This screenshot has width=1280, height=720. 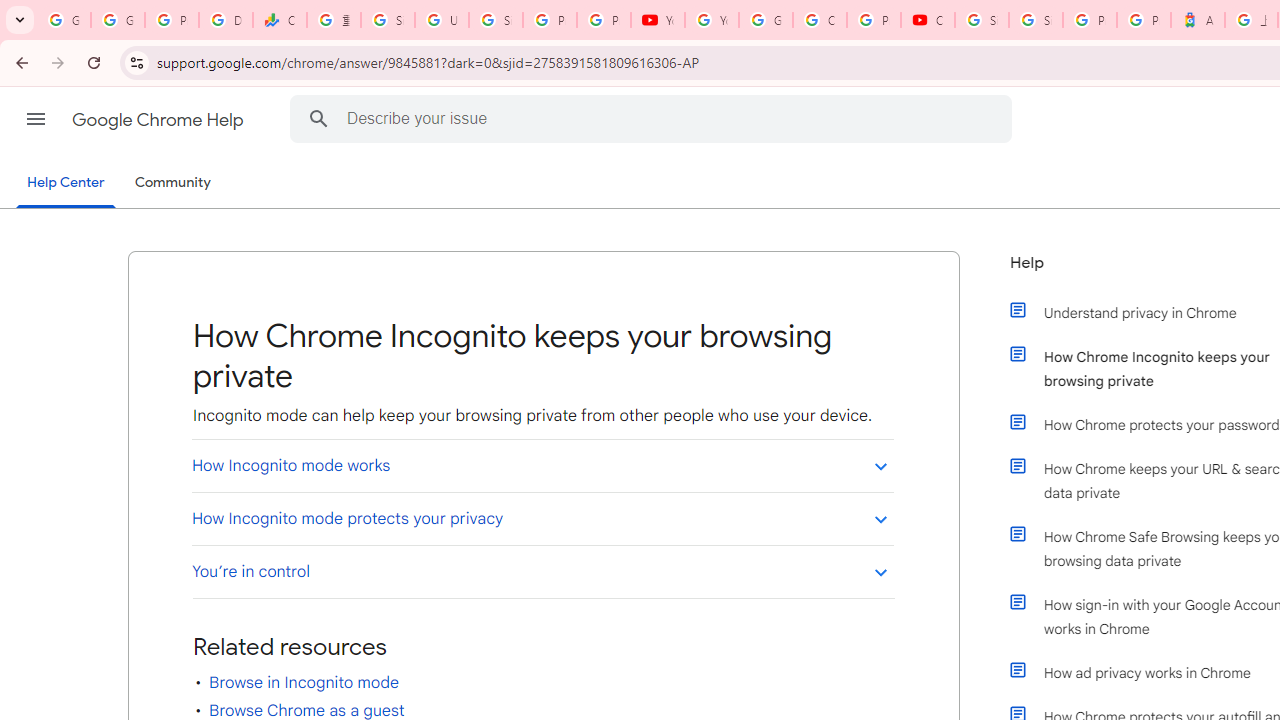 I want to click on 'Create your Google Account', so click(x=819, y=20).